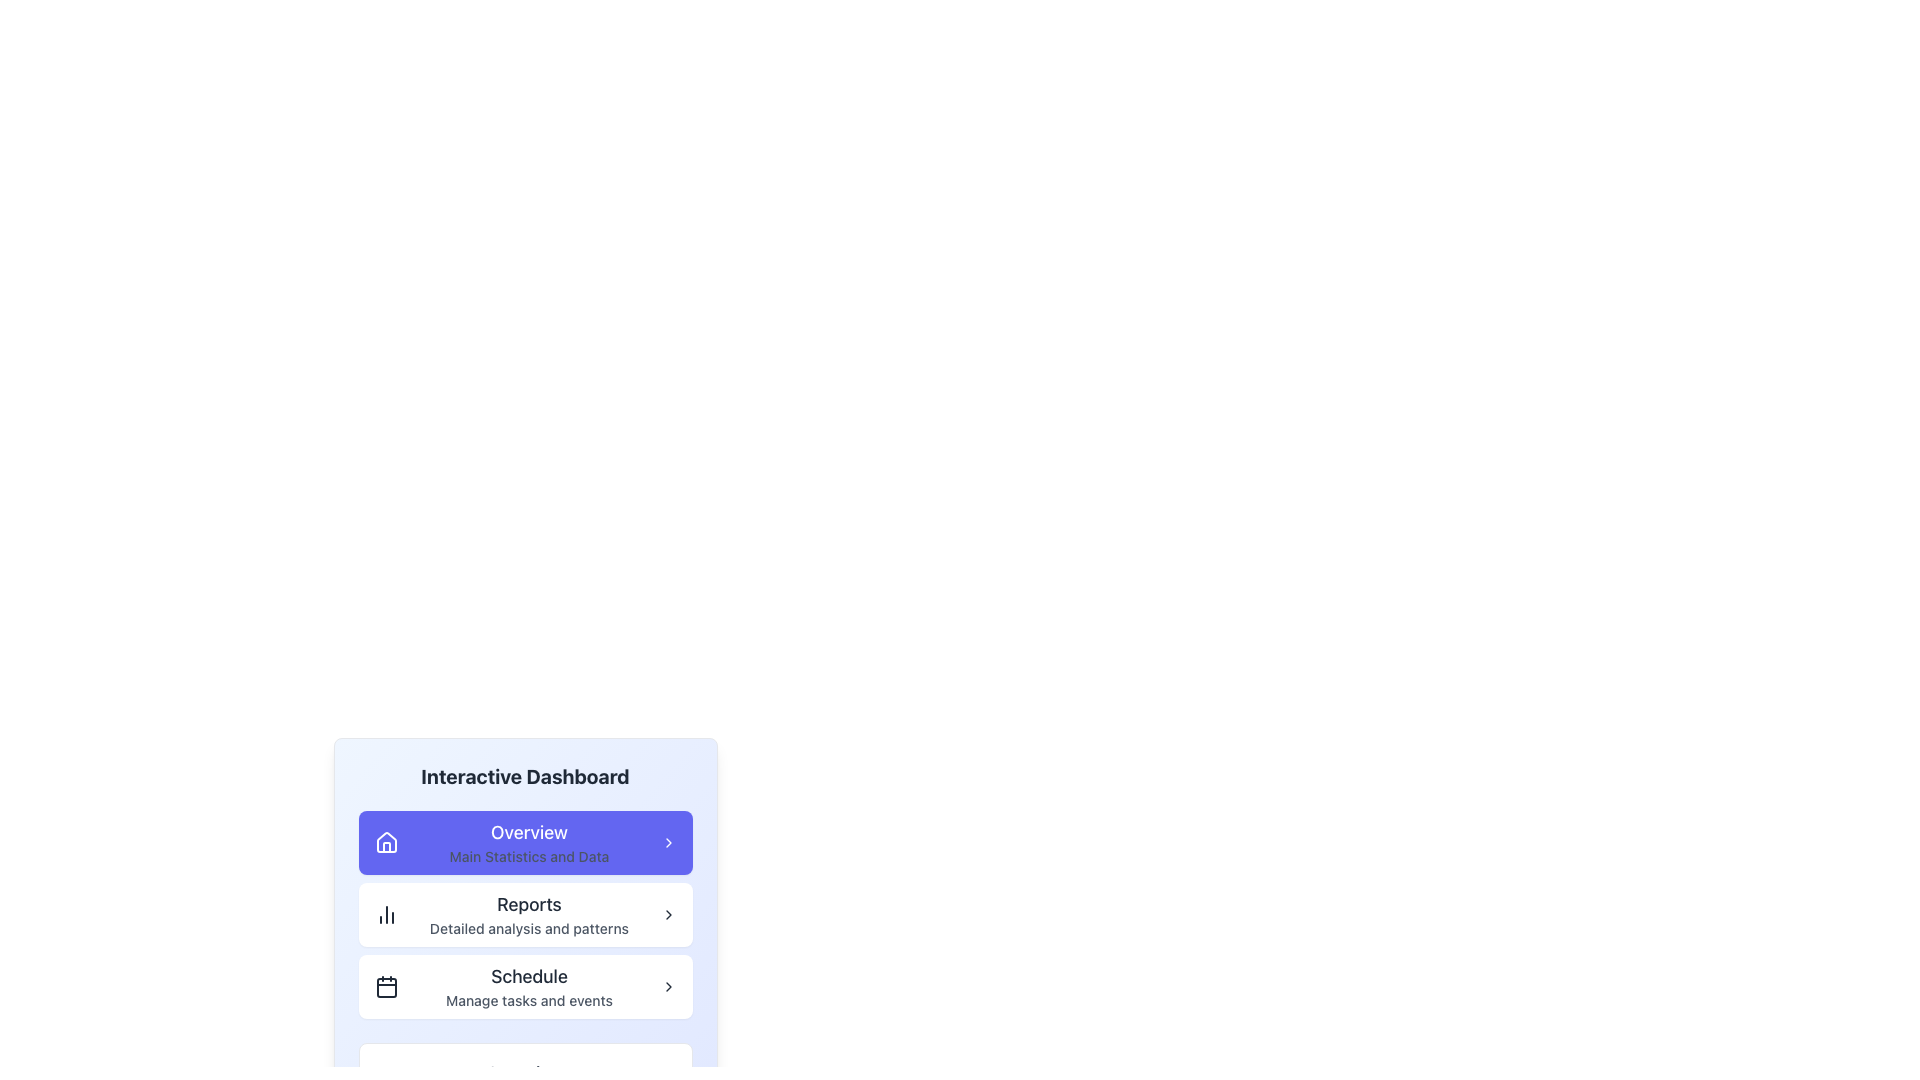 This screenshot has width=1920, height=1080. I want to click on text label displaying 'Main Statistics and Data' located below the 'Overview' text in the topmost menu item, so click(529, 855).